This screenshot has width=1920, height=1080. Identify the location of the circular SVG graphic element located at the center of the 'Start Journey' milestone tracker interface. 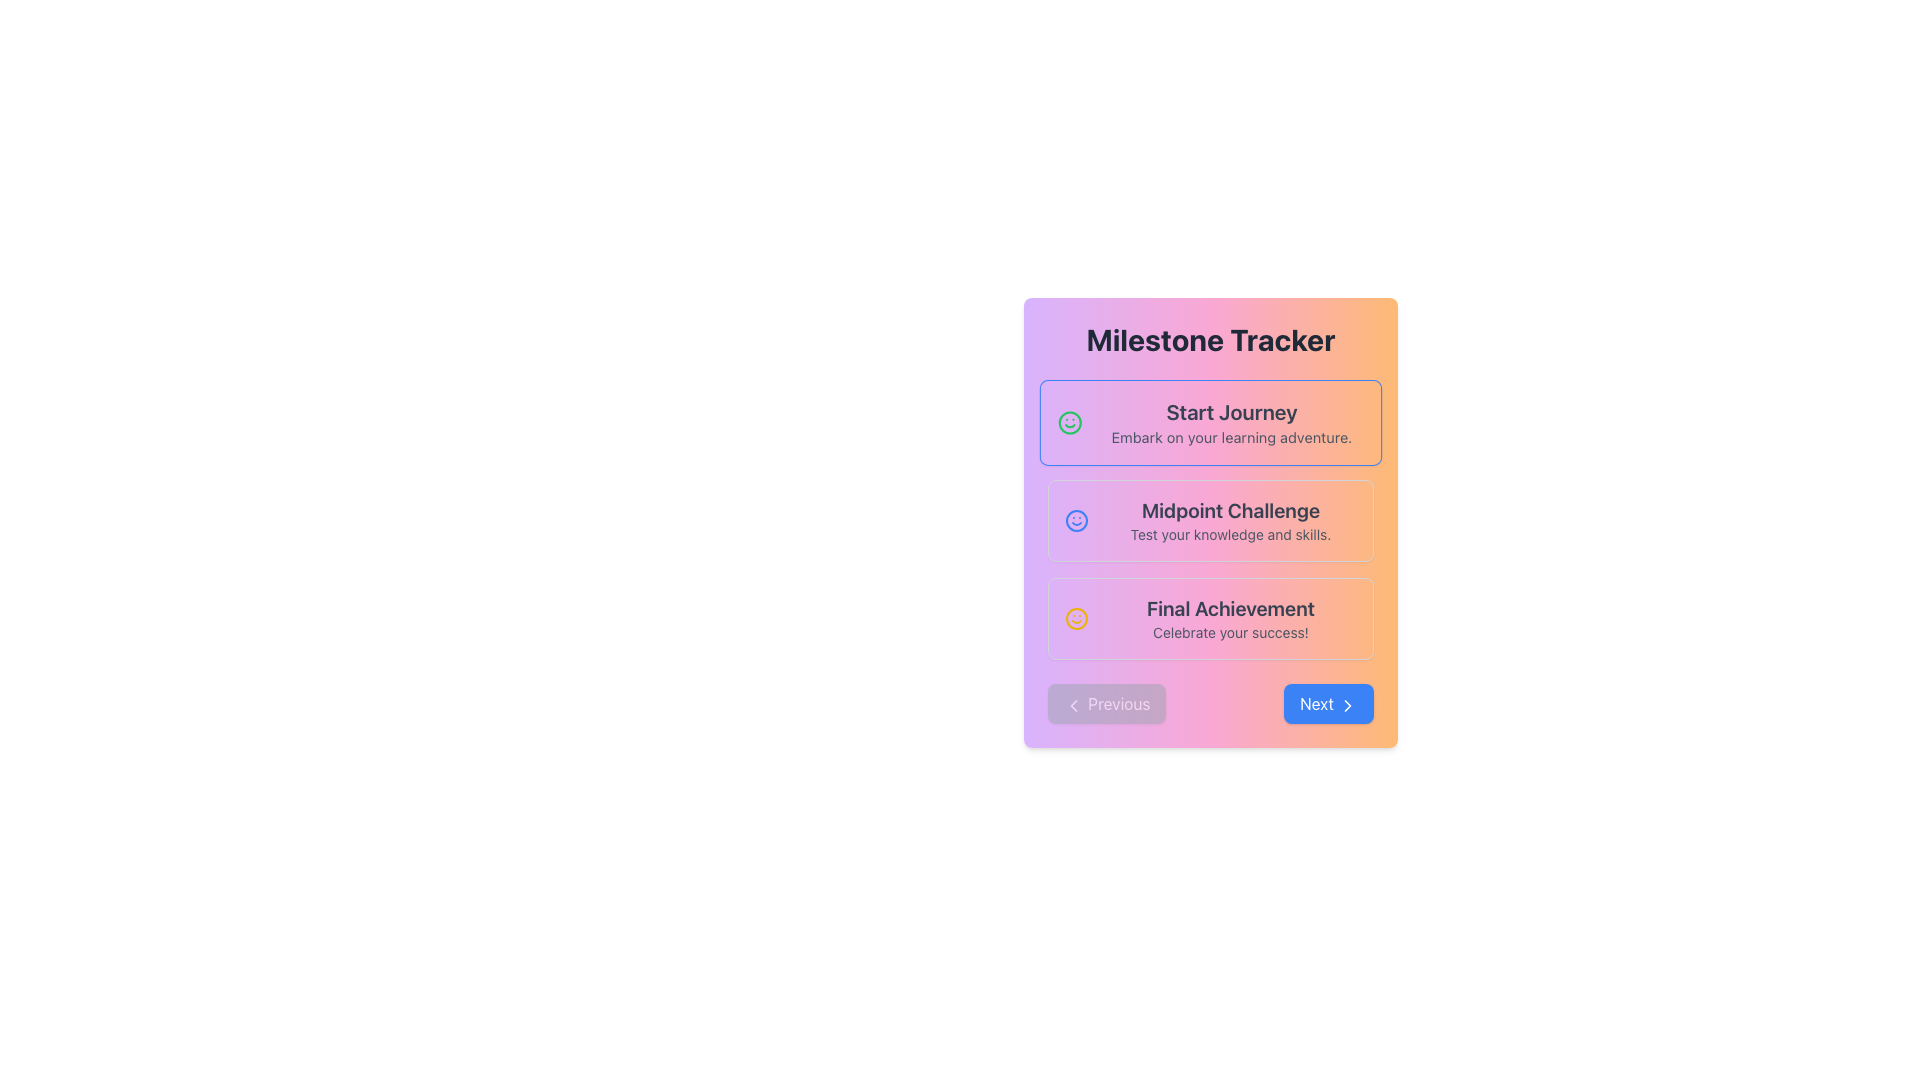
(1075, 519).